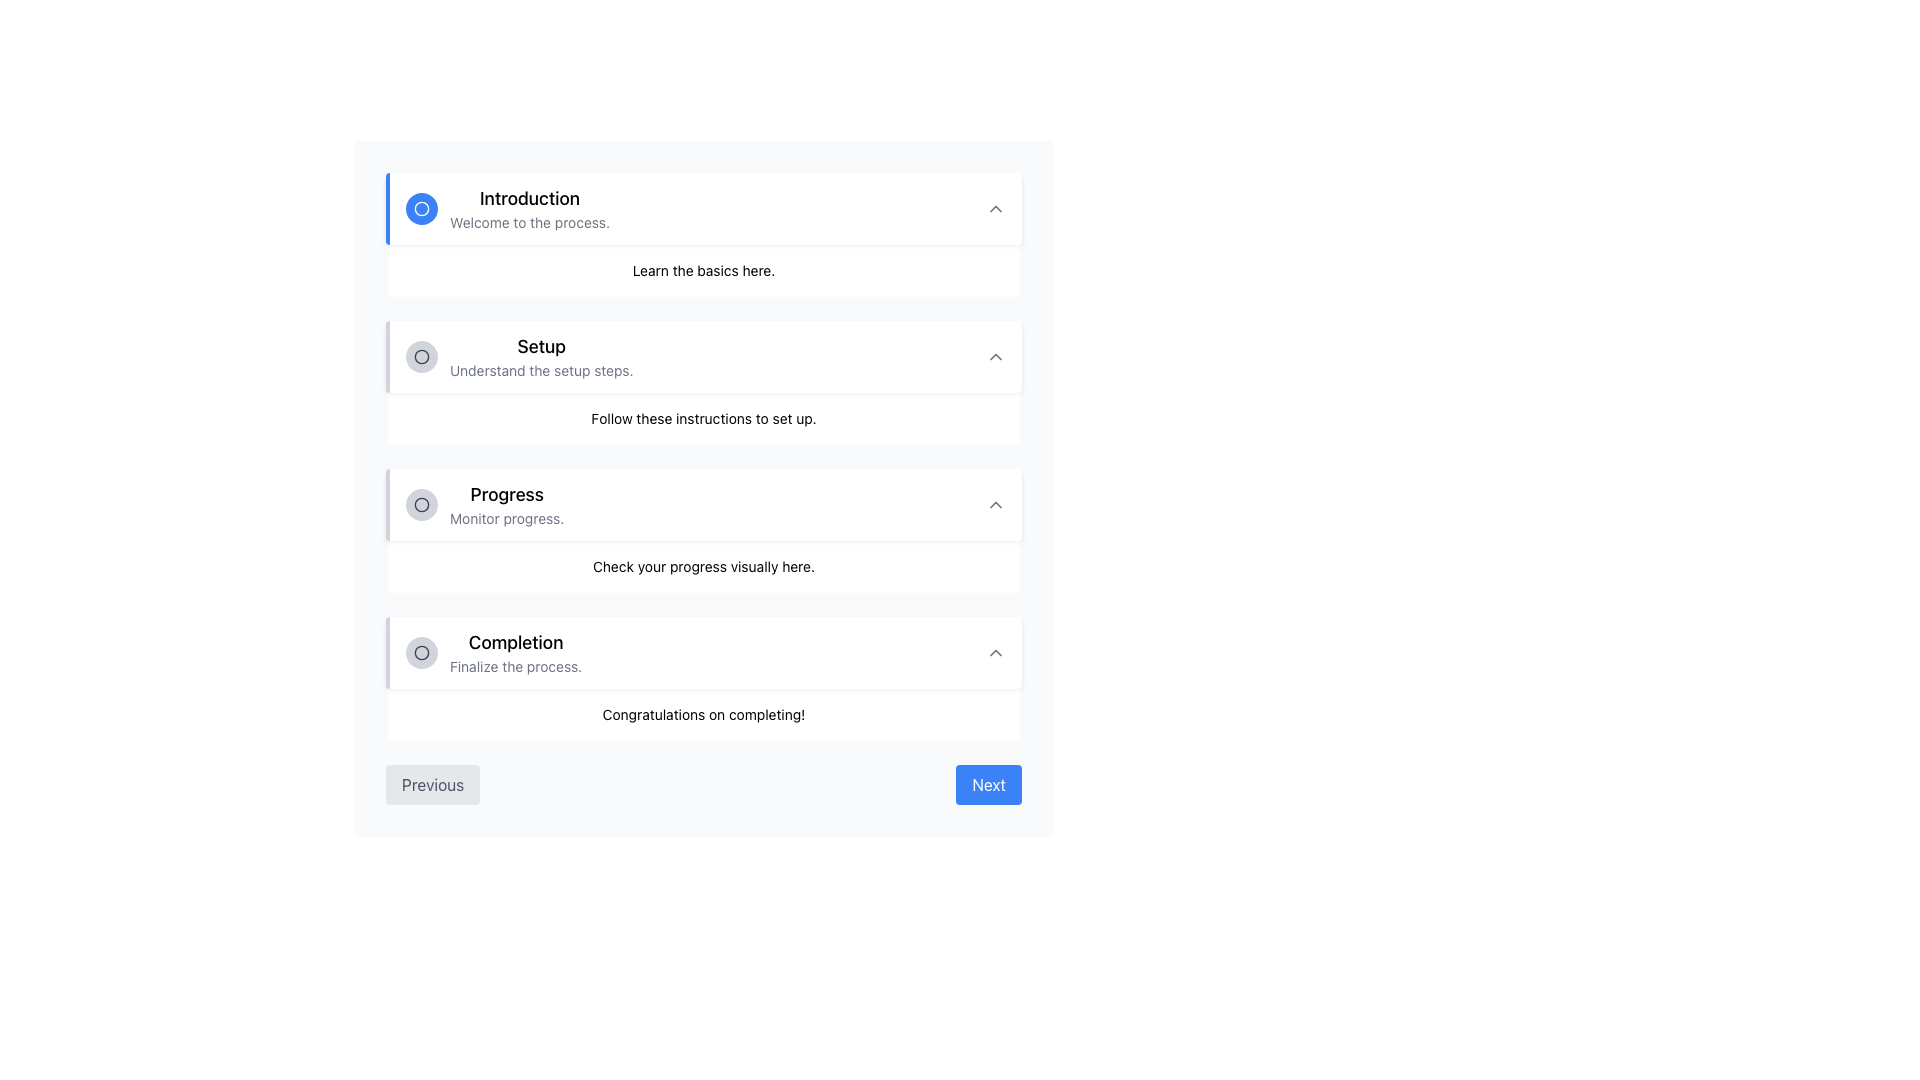 This screenshot has width=1920, height=1080. I want to click on the 'Progress' informational block, which contains a small circle, the title 'Progress' in bold, and the subtitle 'Monitor progress.', so click(704, 530).